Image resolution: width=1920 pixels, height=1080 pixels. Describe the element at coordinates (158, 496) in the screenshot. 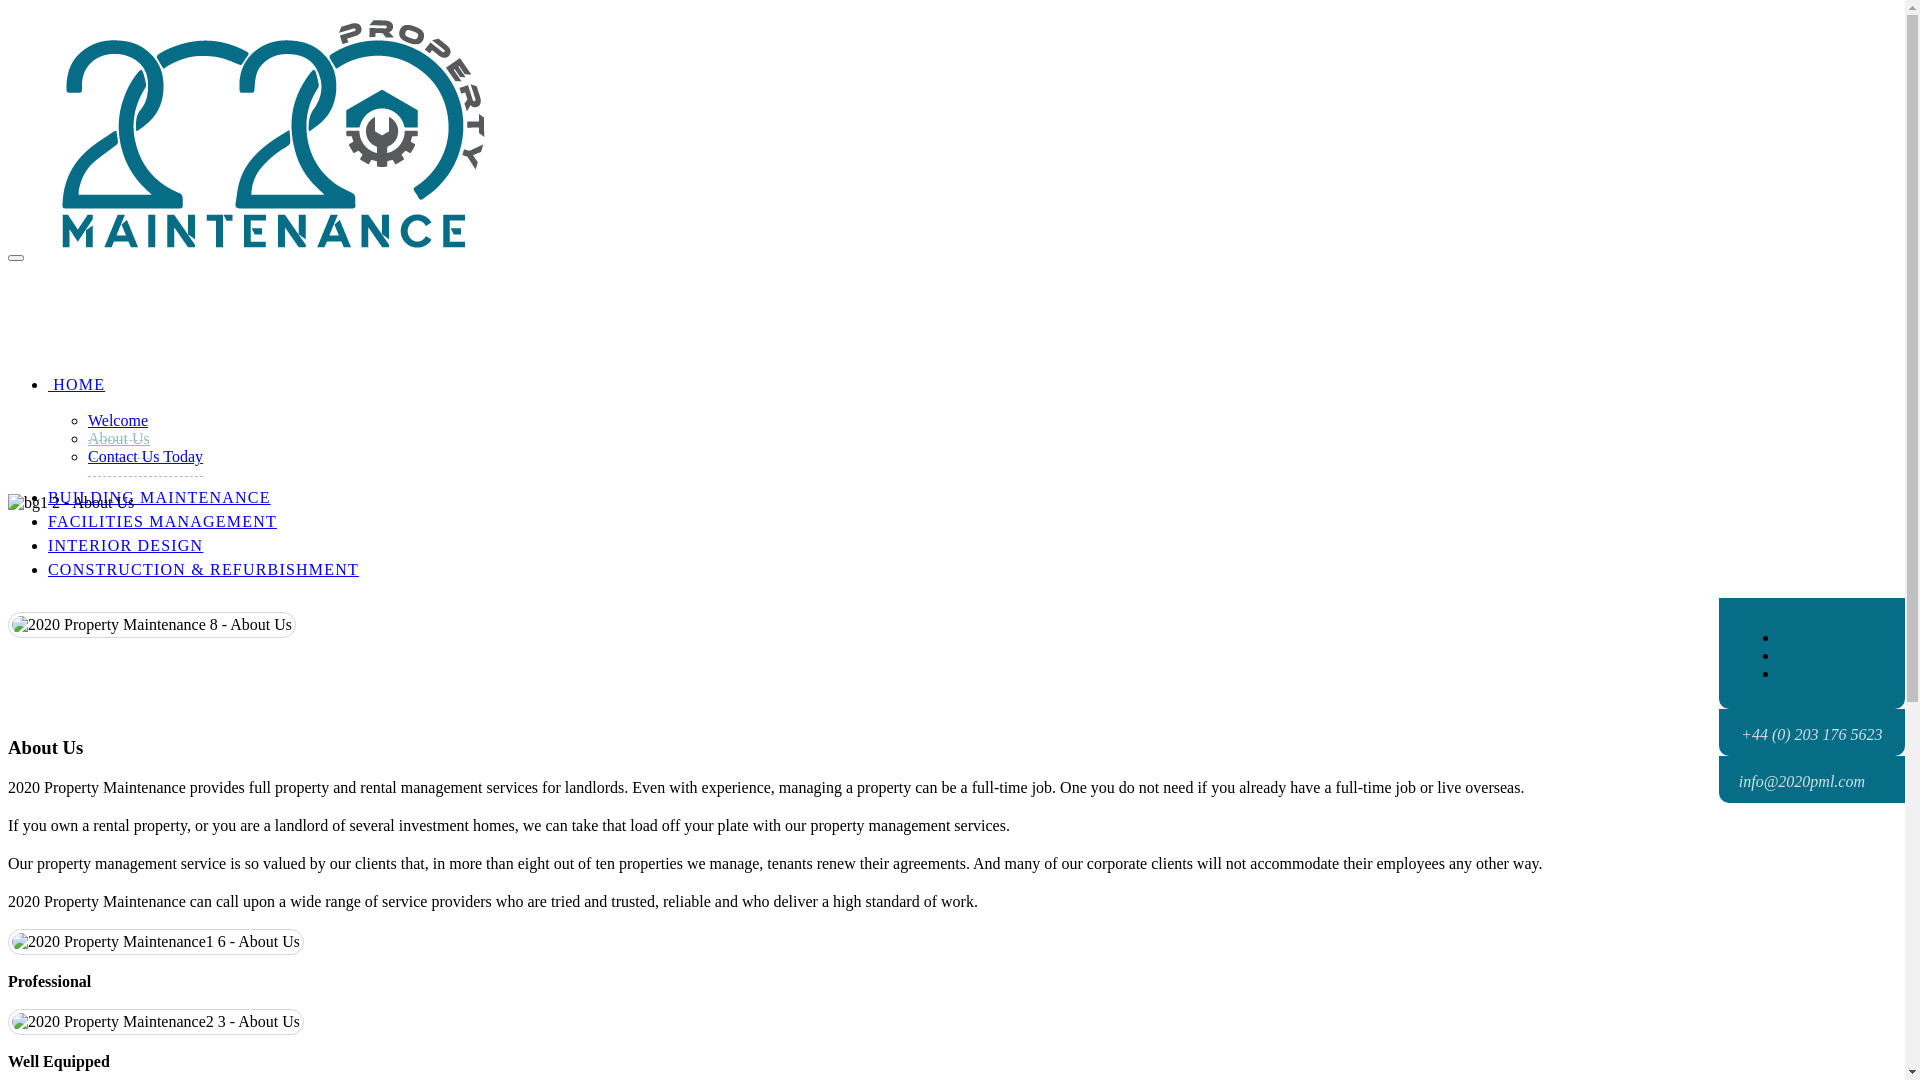

I see `'BUILDING MAINTENANCE'` at that location.